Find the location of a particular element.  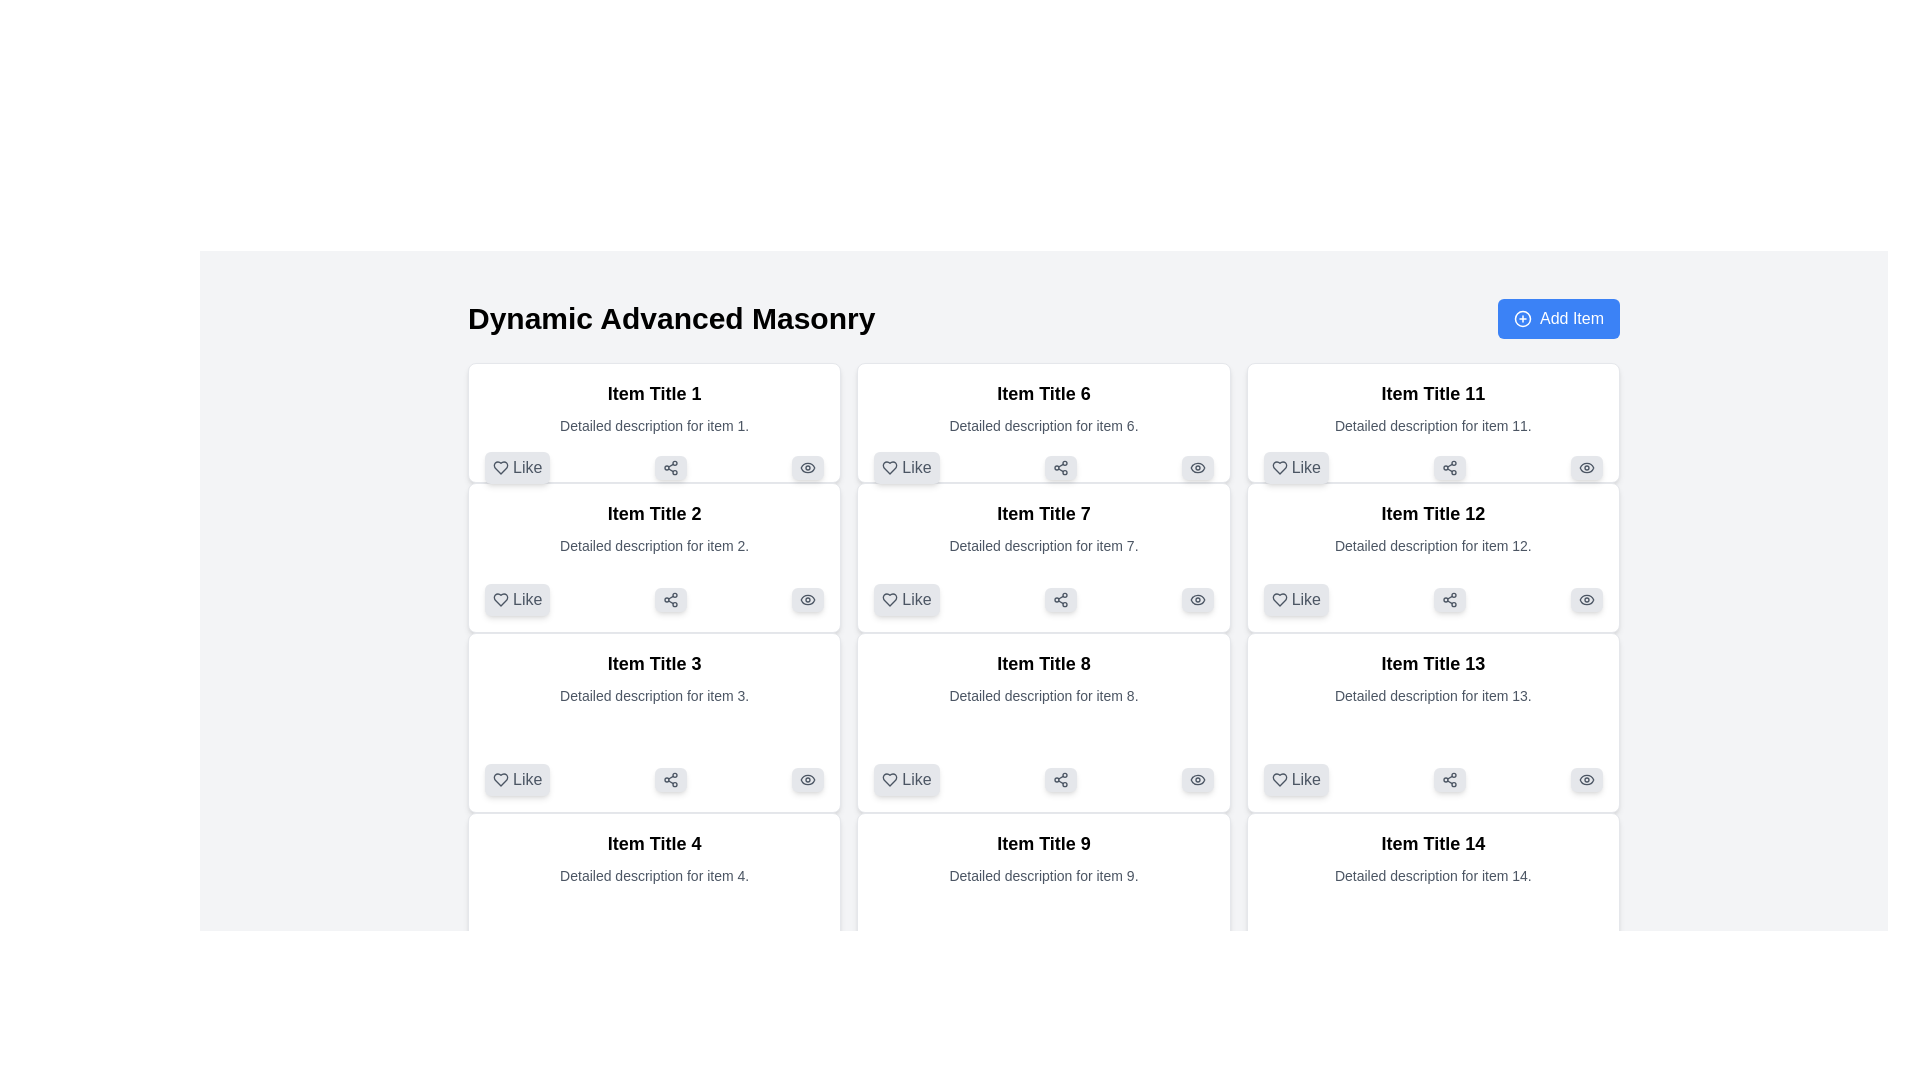

the Text block located in the second card of the first column, centered below 'Item Title 2' and above the 'Like' button section is located at coordinates (654, 532).